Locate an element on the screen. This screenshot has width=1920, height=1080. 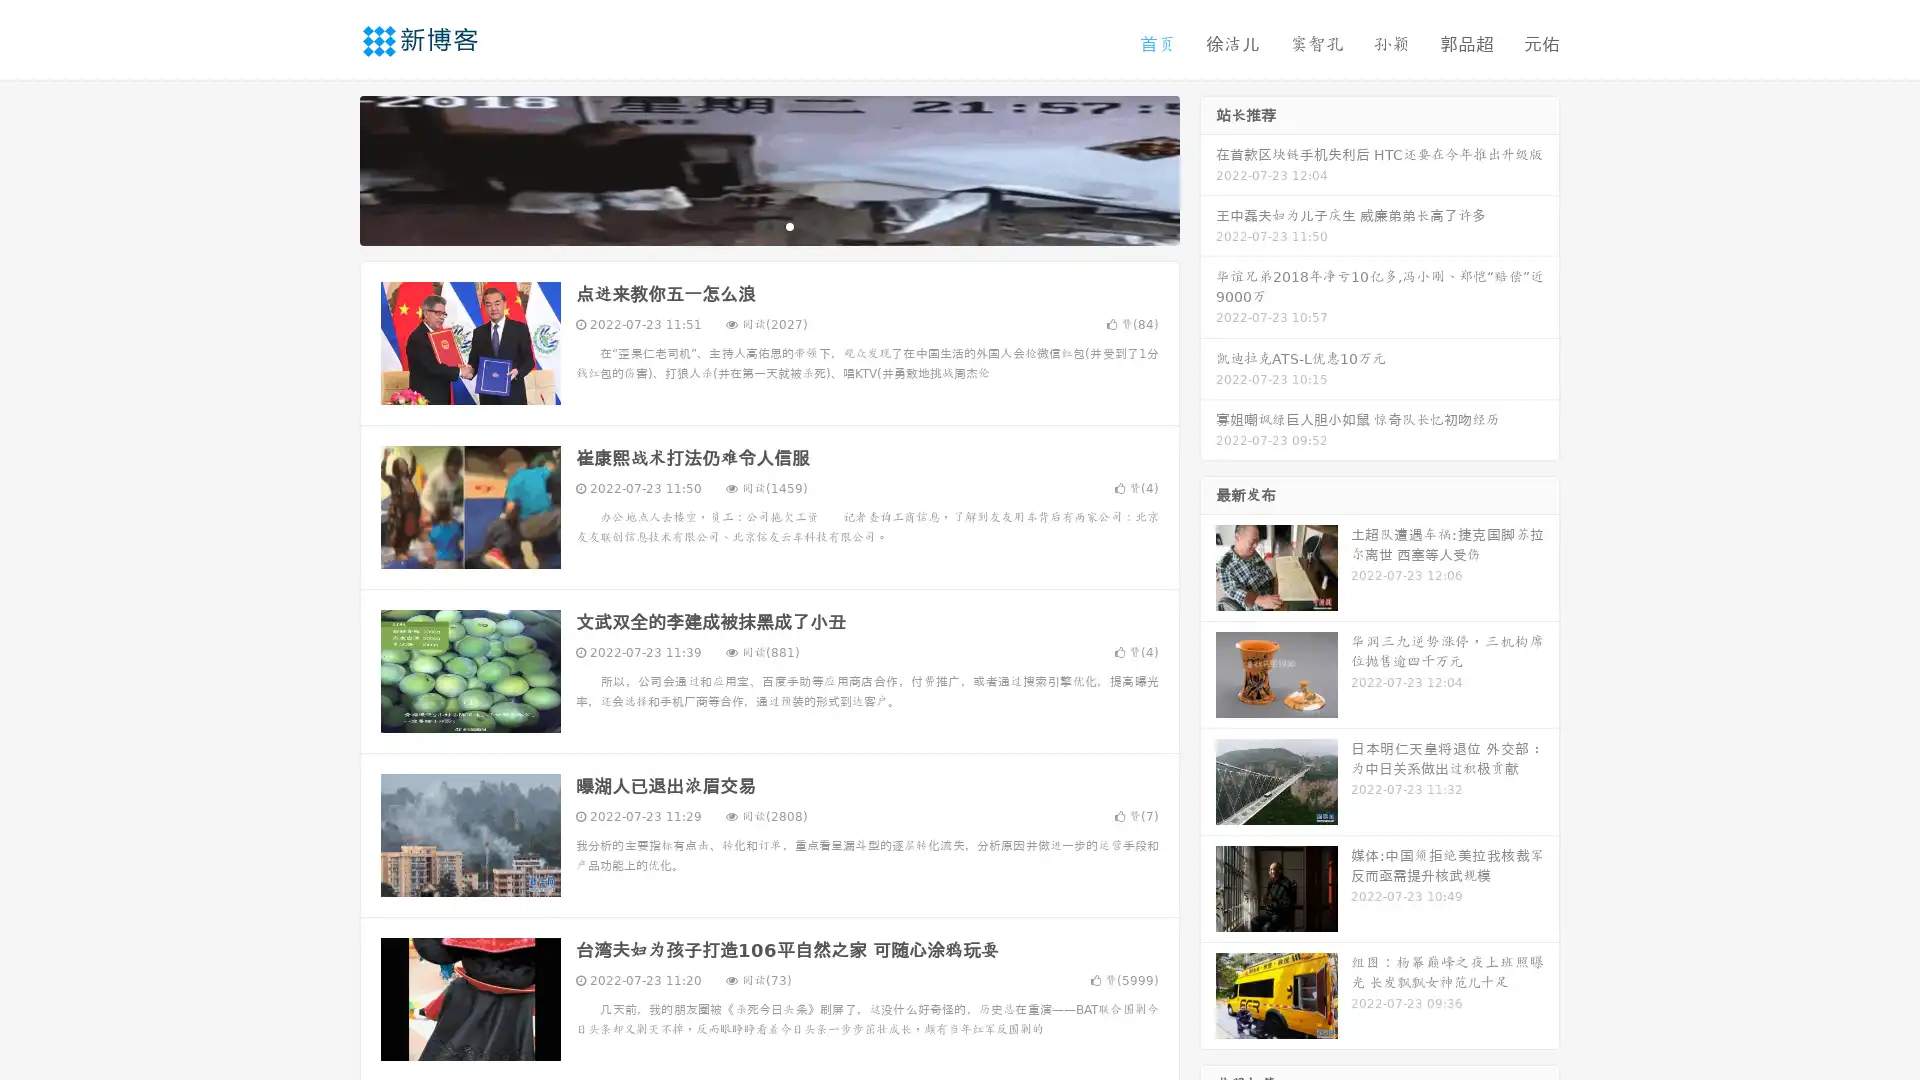
Previous slide is located at coordinates (330, 168).